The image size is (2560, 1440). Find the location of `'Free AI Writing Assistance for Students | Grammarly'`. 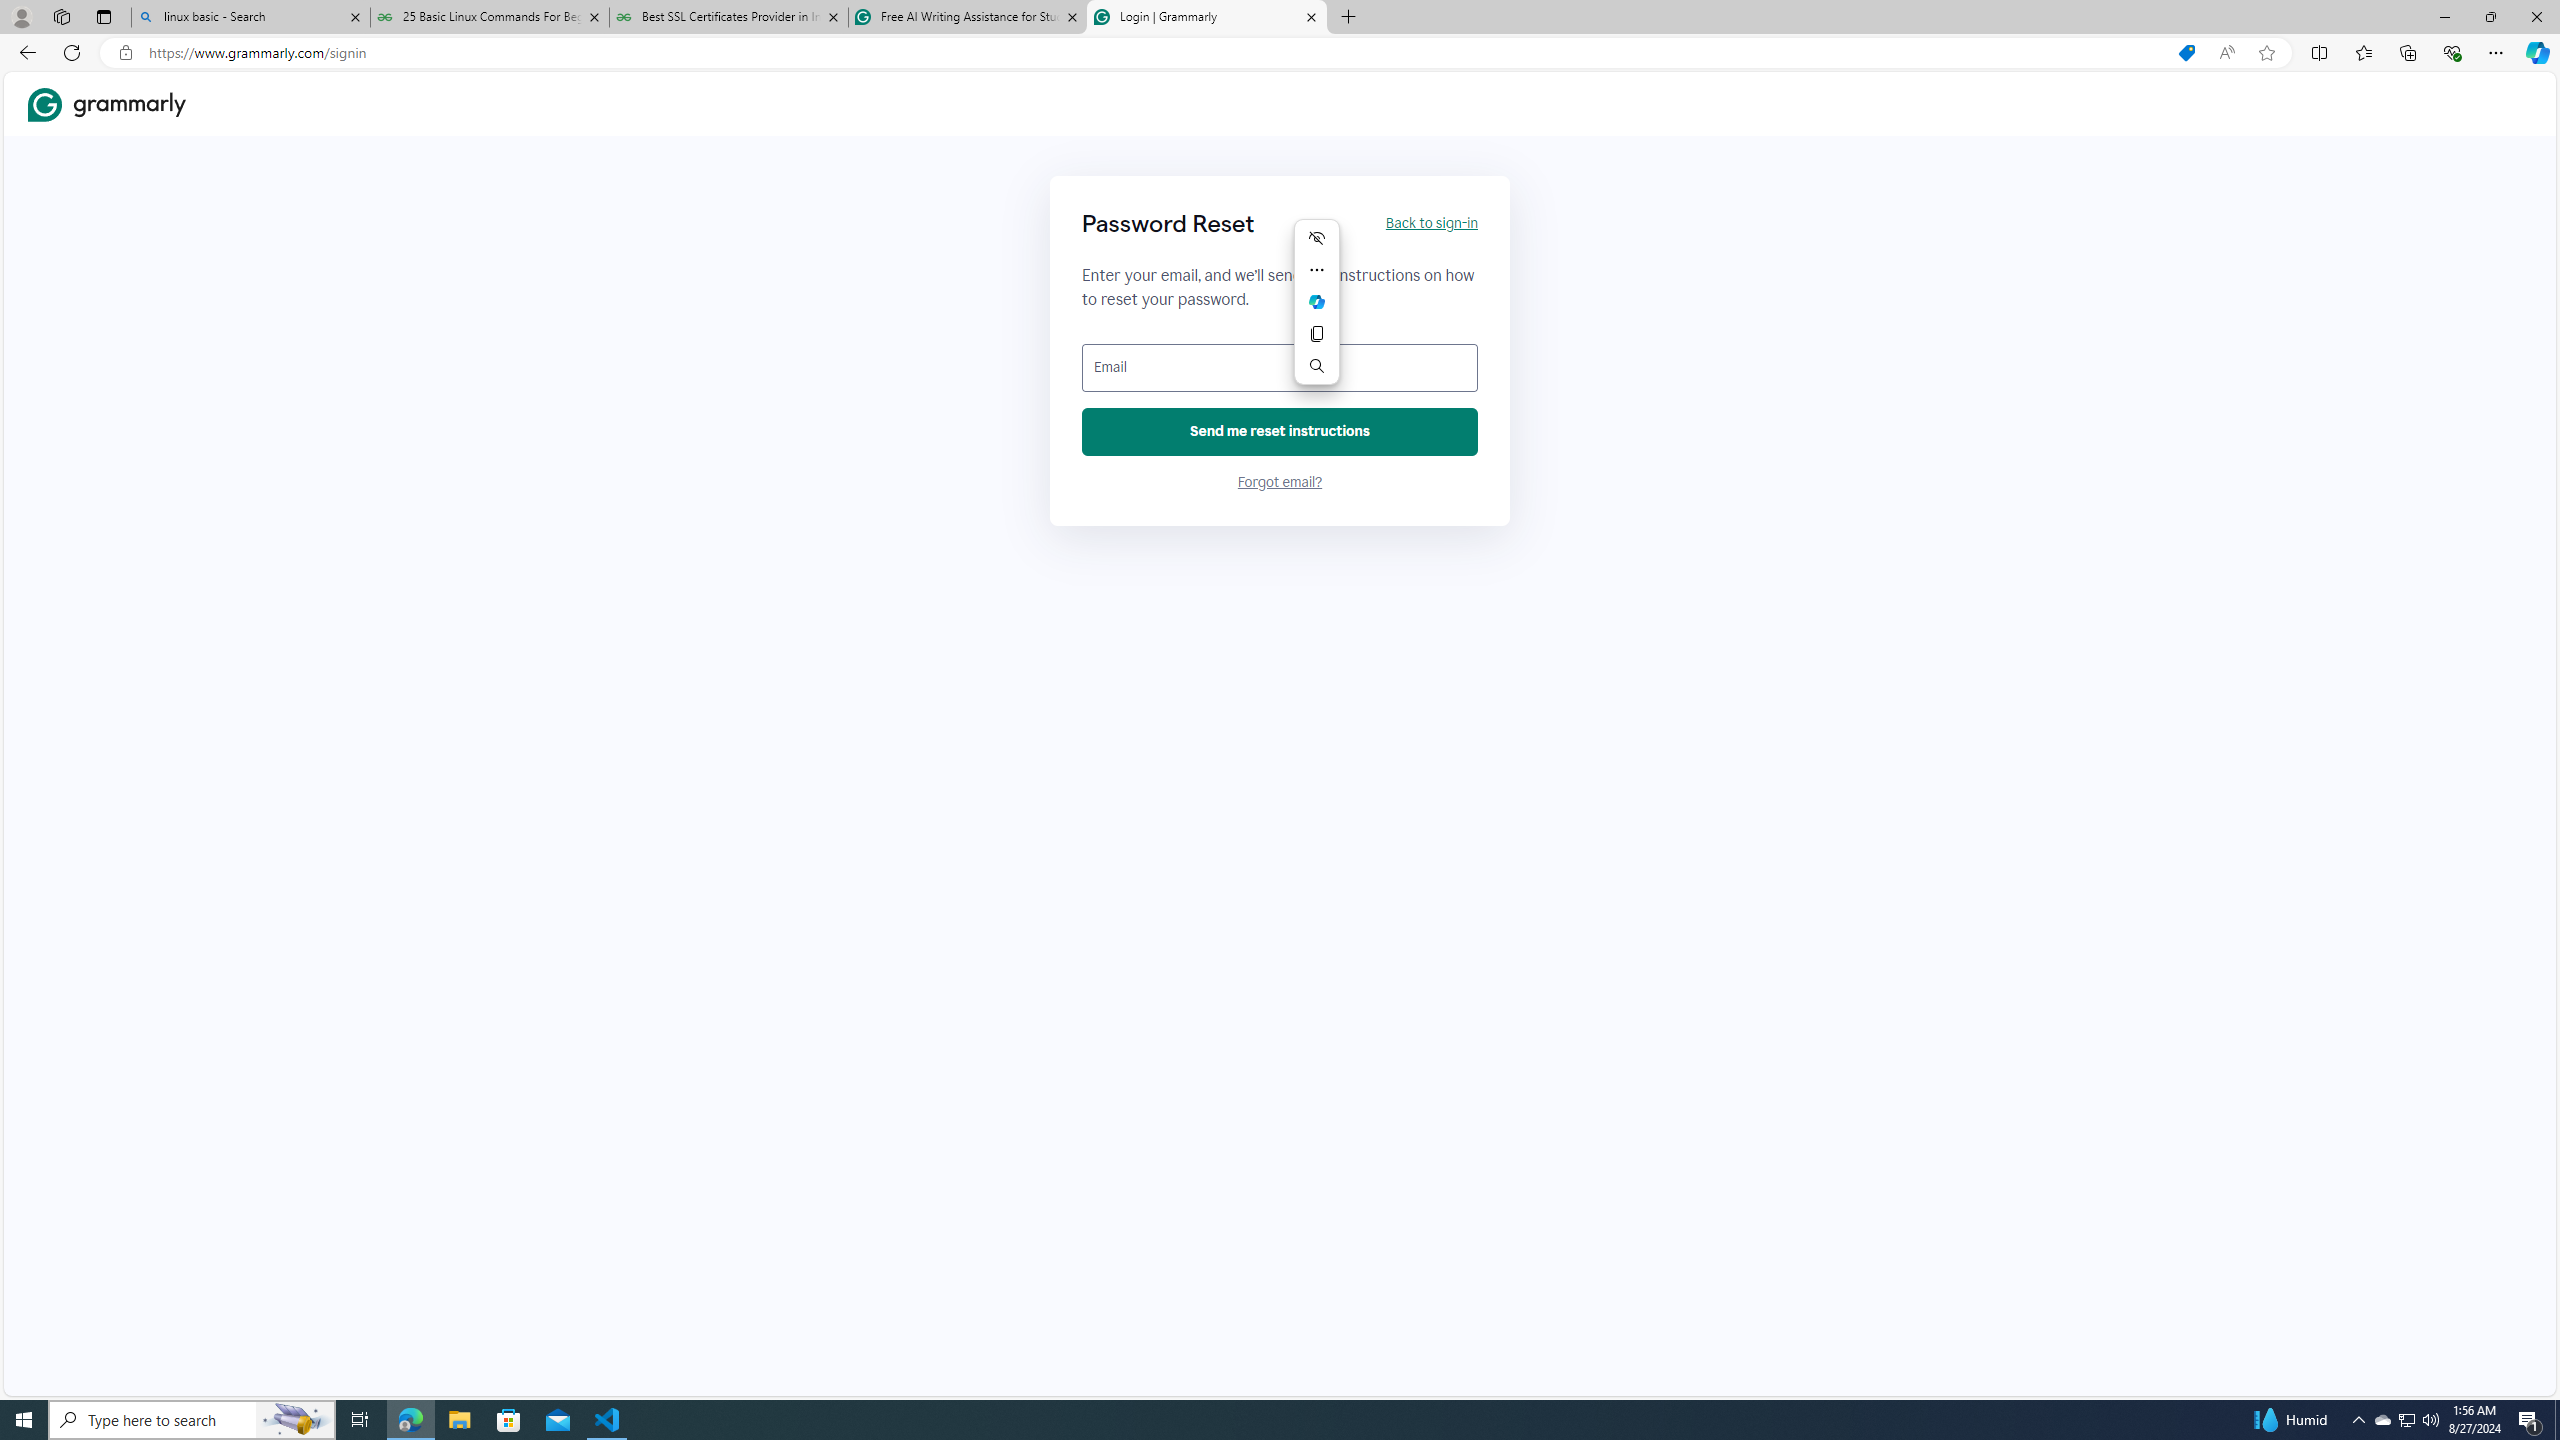

'Free AI Writing Assistance for Students | Grammarly' is located at coordinates (966, 16).